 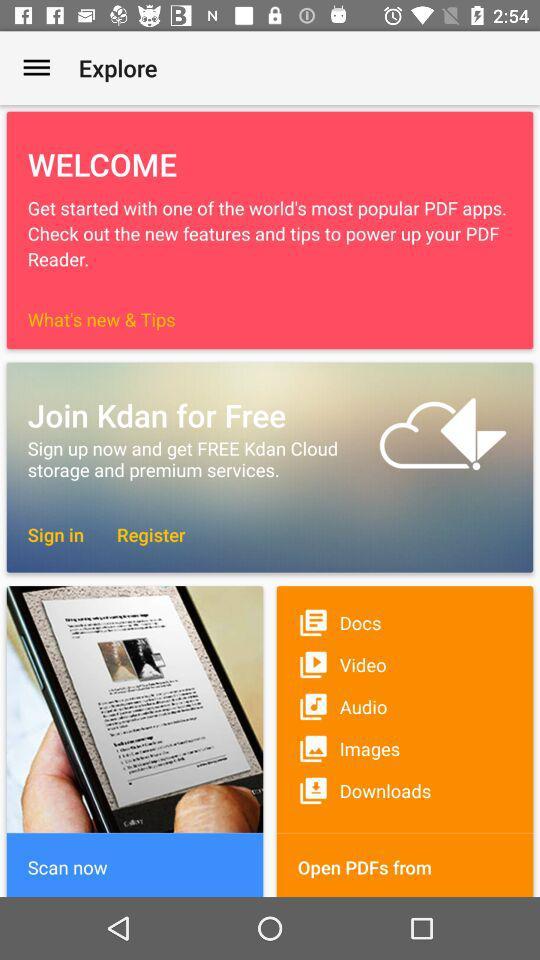 I want to click on the docs icon, so click(x=405, y=621).